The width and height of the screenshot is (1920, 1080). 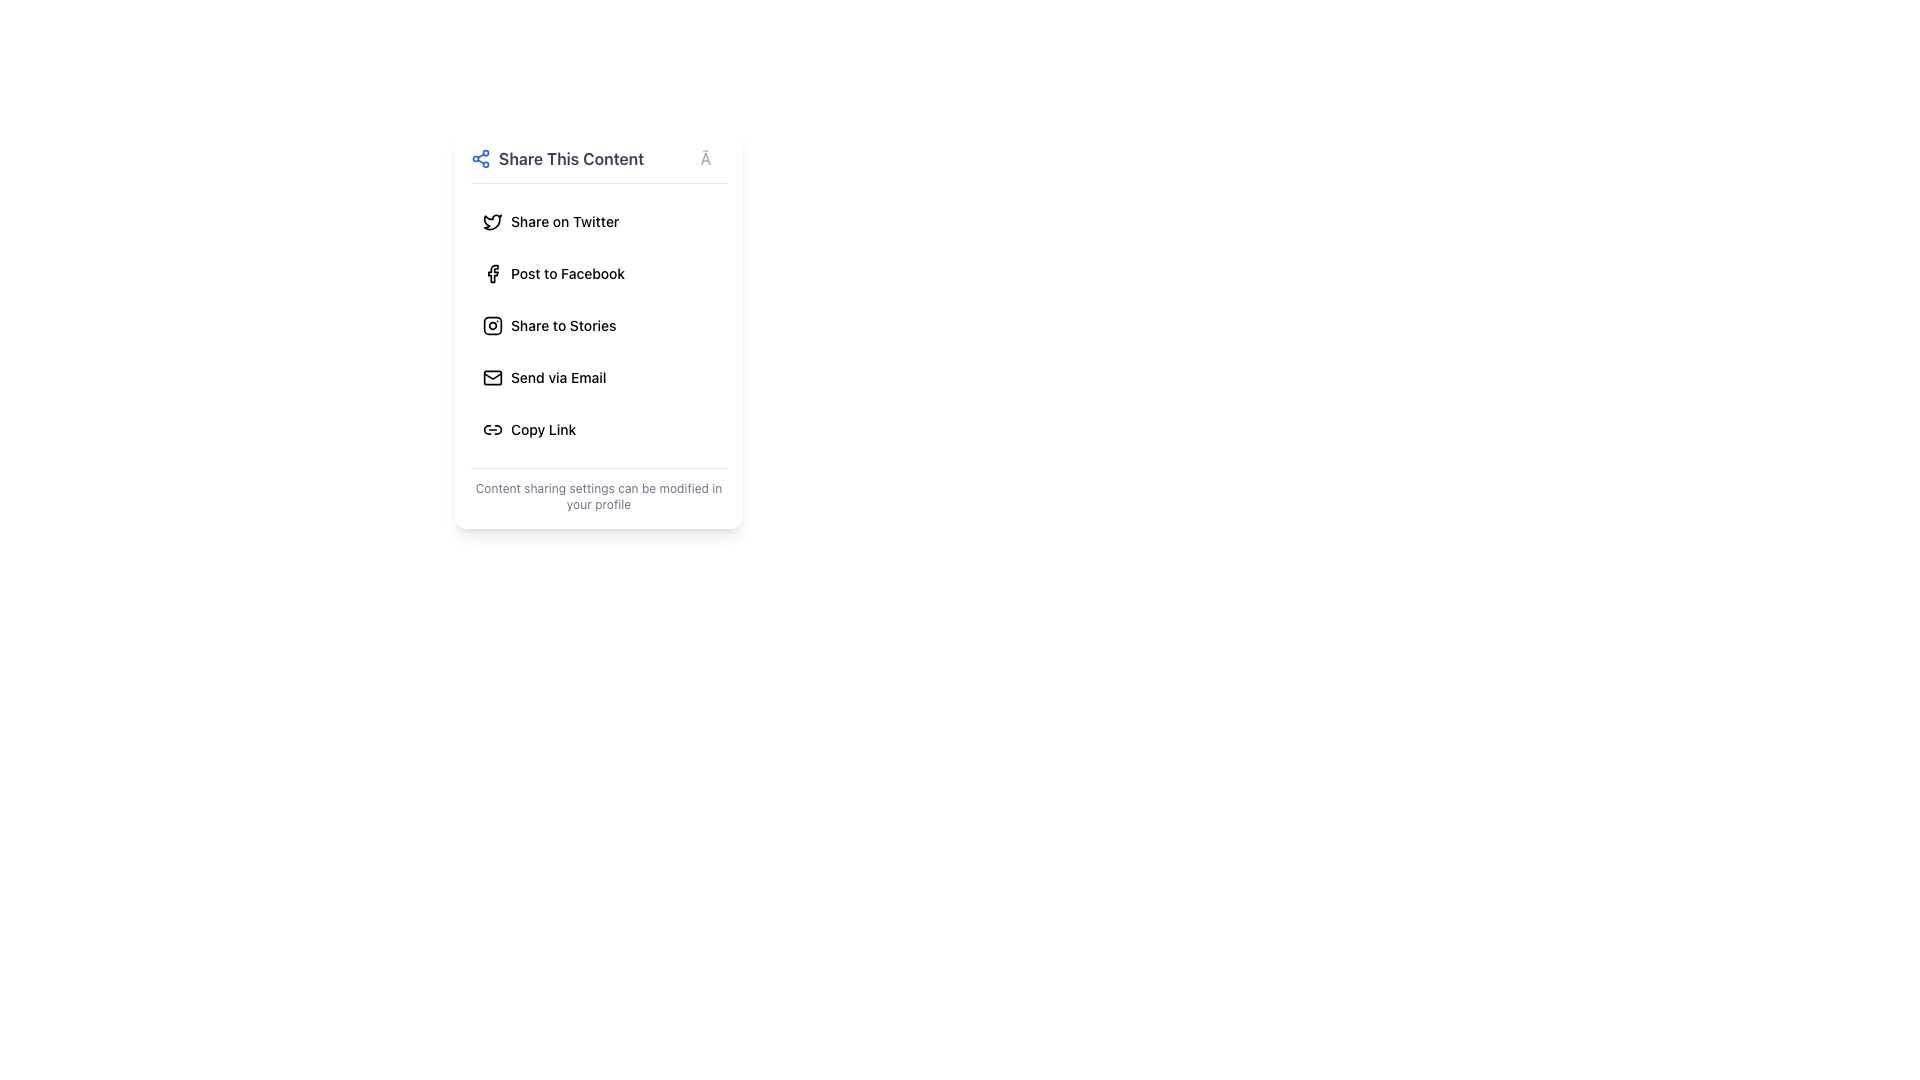 What do you see at coordinates (558, 378) in the screenshot?
I see `the email sharing label that indicates the action of sharing content via email, positioned in a vertical list of sharing actions, following 'Share to Stories' and preceding 'Copy Link'` at bounding box center [558, 378].